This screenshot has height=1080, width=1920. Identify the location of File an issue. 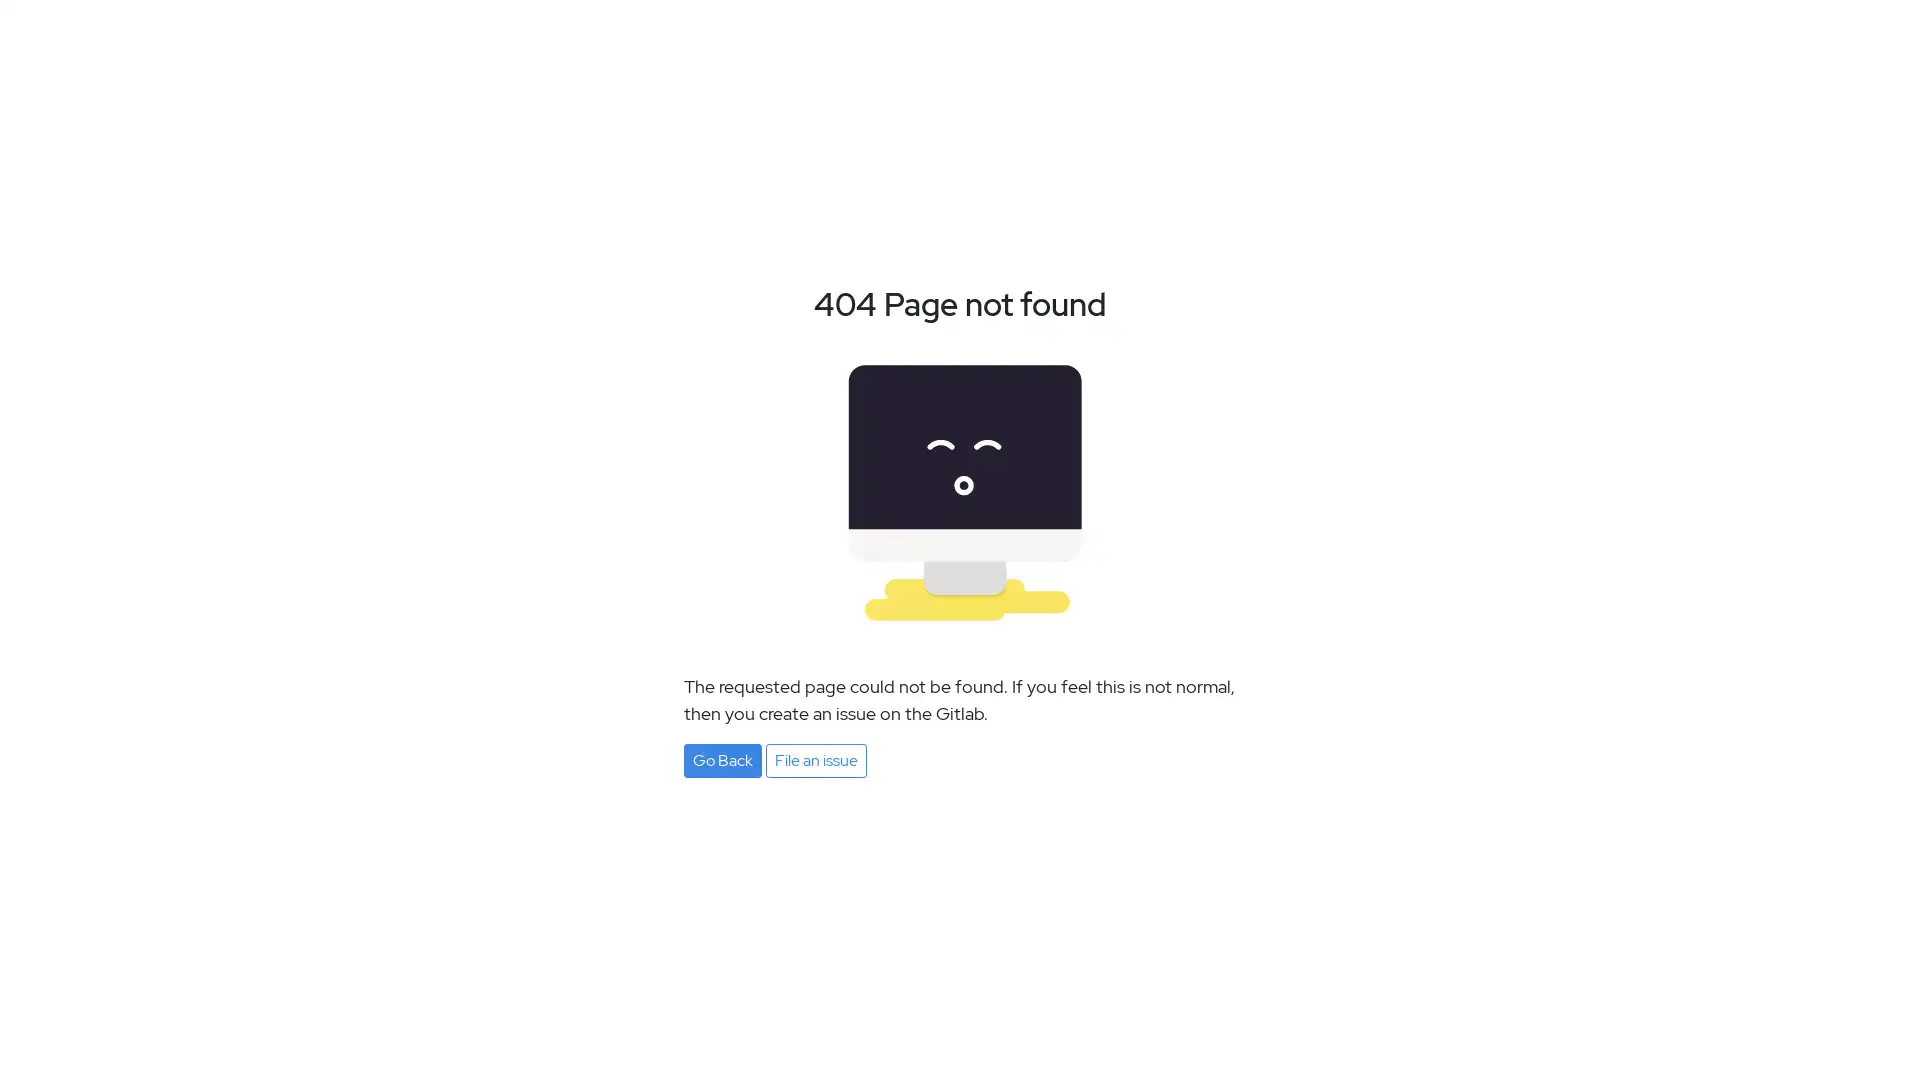
(816, 760).